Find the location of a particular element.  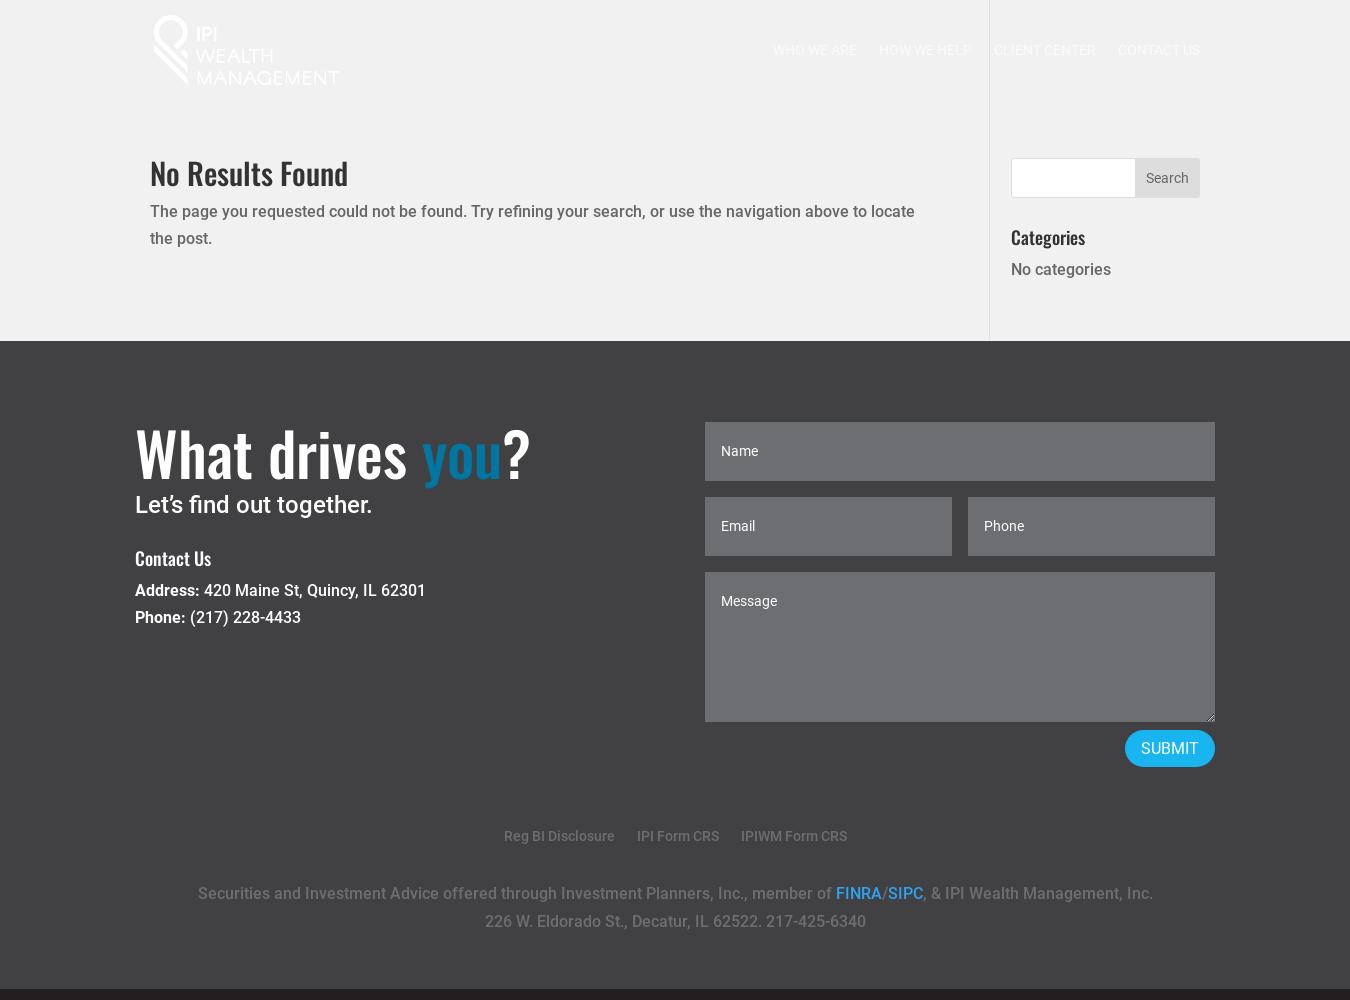

'No categories' is located at coordinates (1008, 269).